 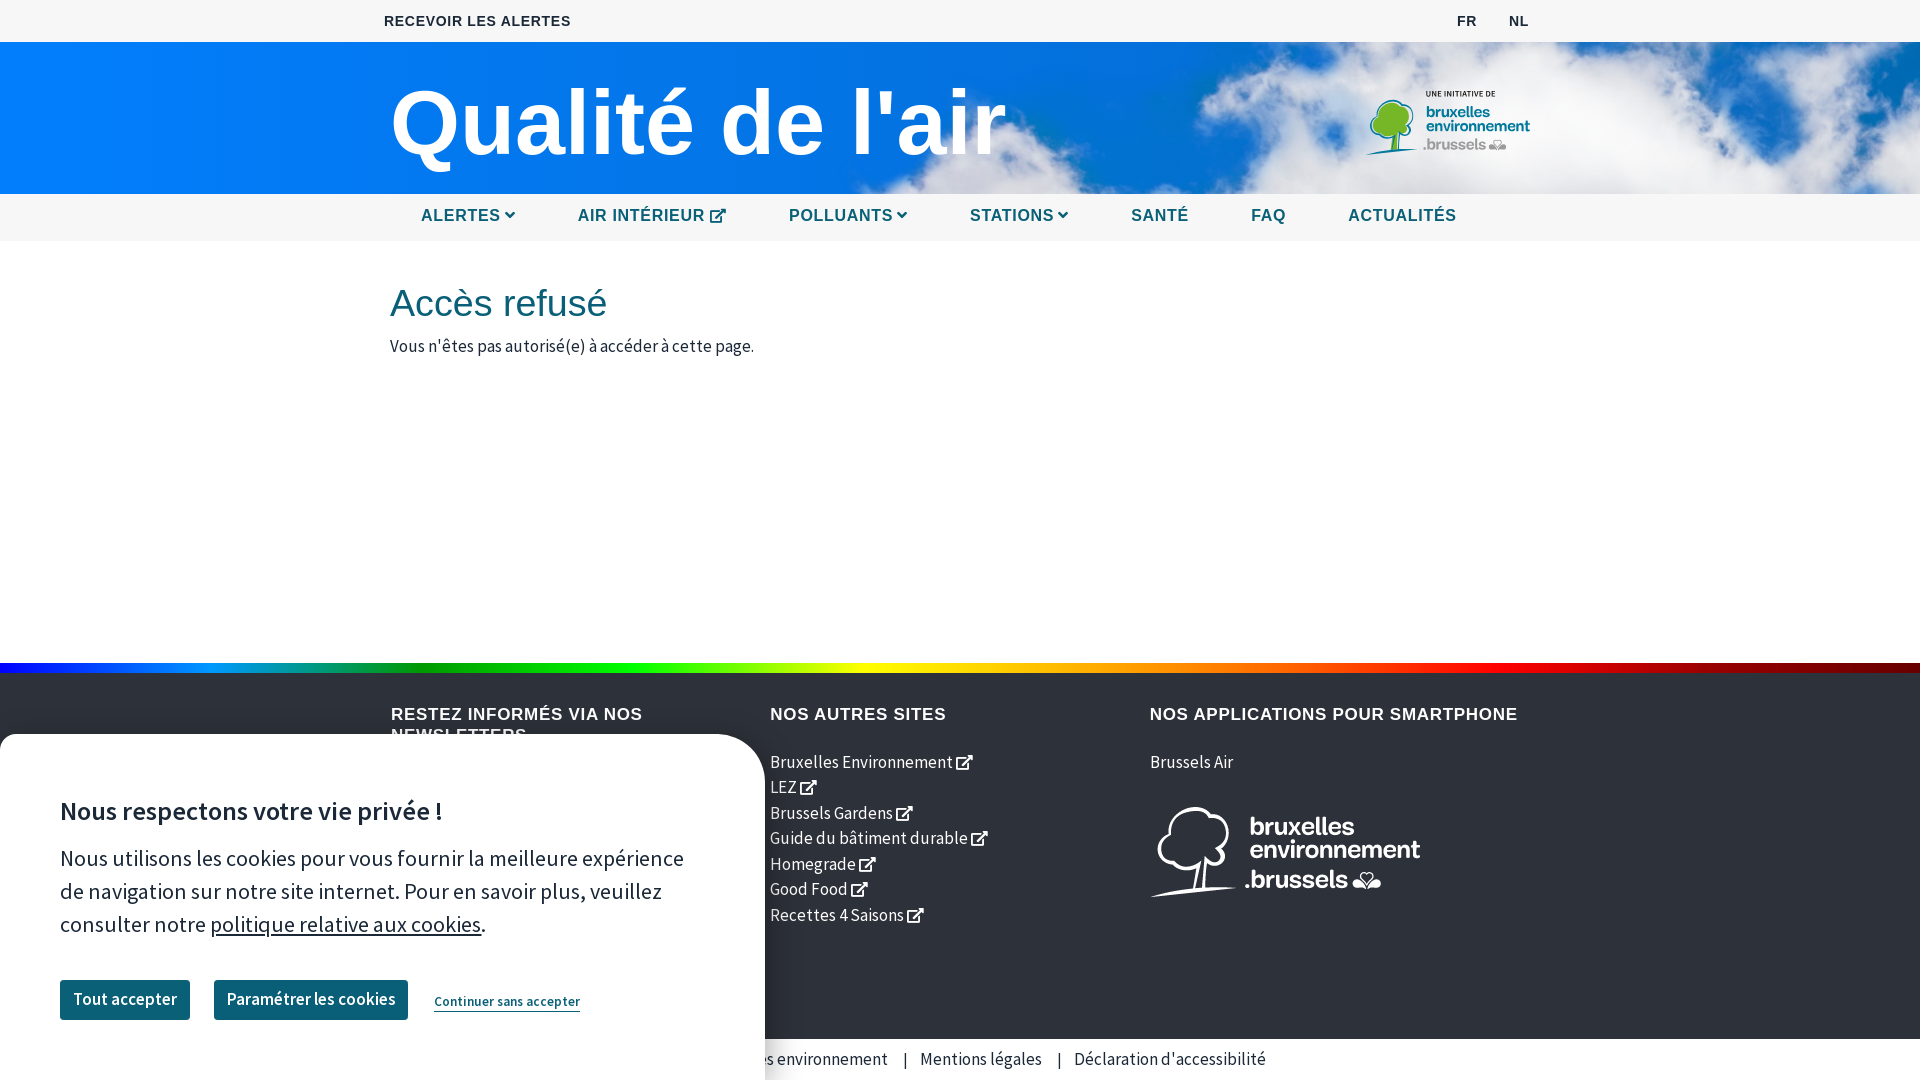 I want to click on 'FR', so click(x=1467, y=19).